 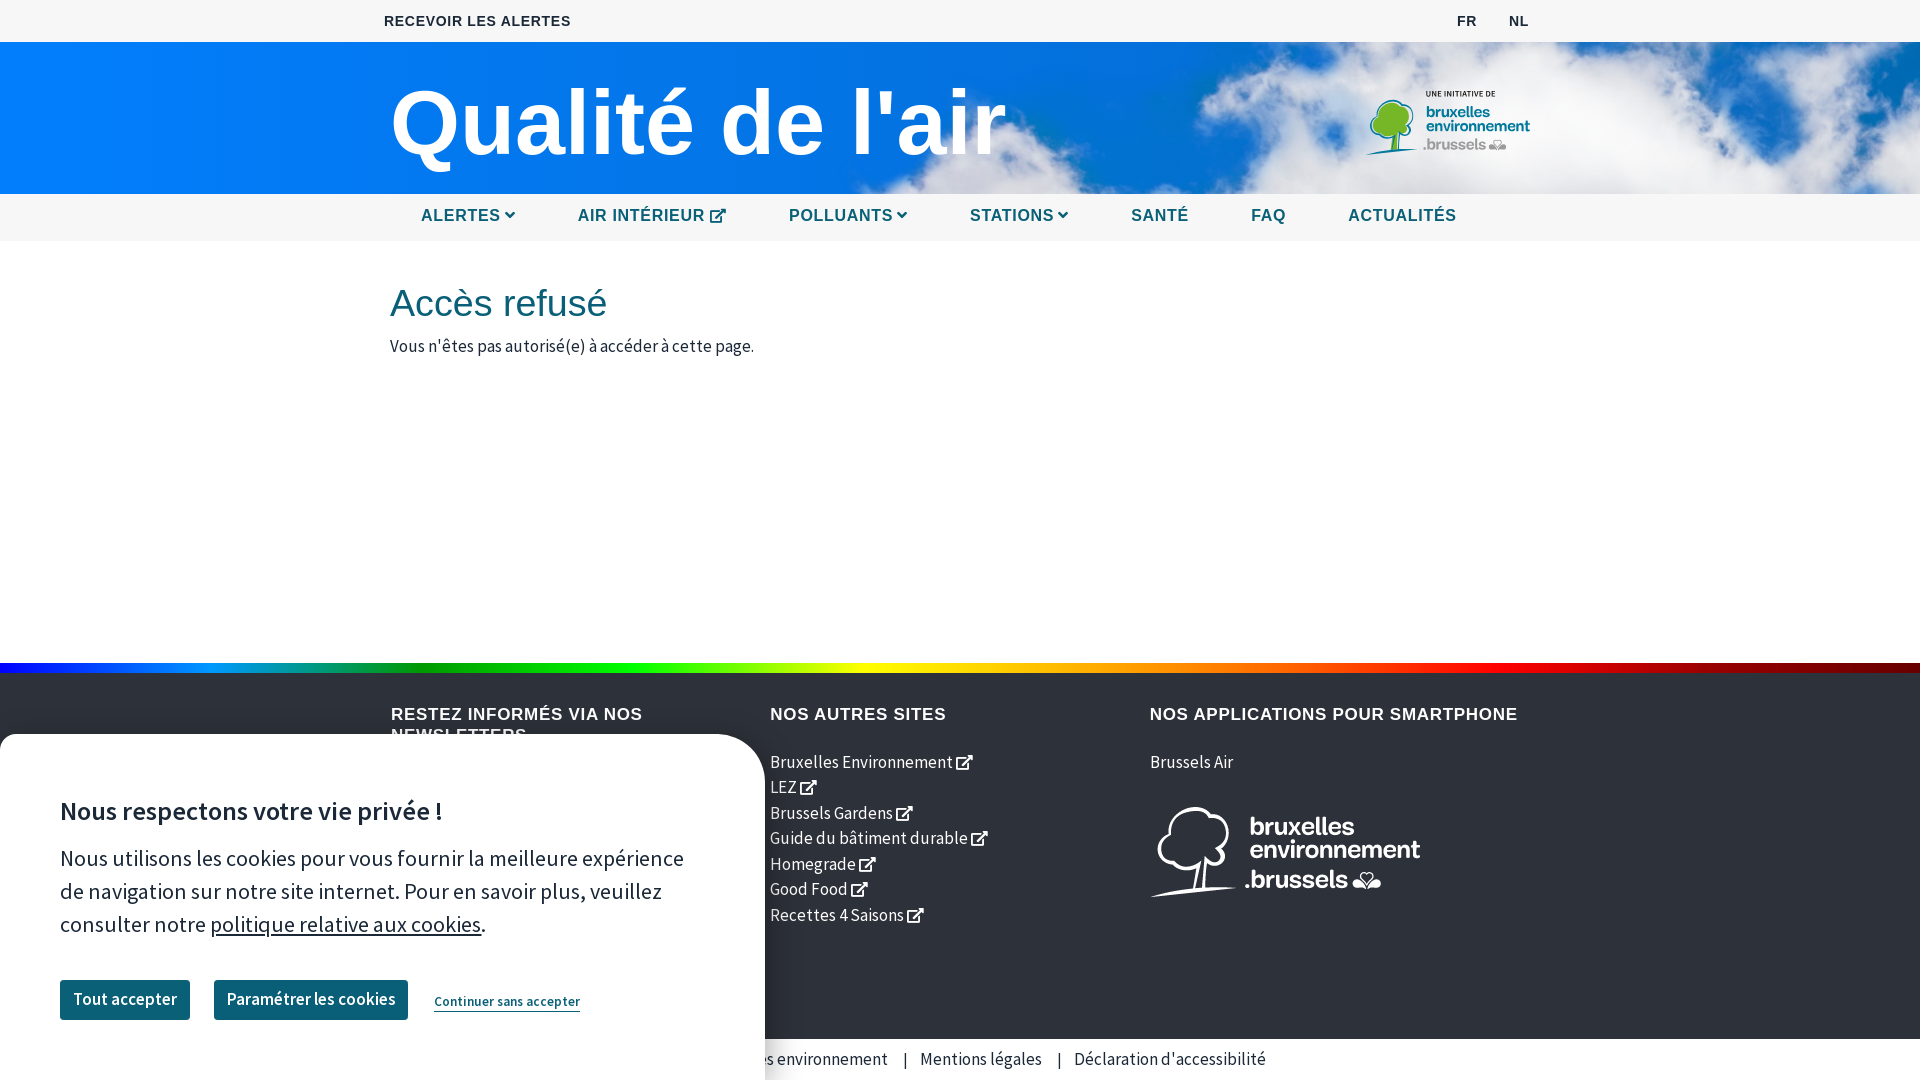 I want to click on 'FR', so click(x=1467, y=19).